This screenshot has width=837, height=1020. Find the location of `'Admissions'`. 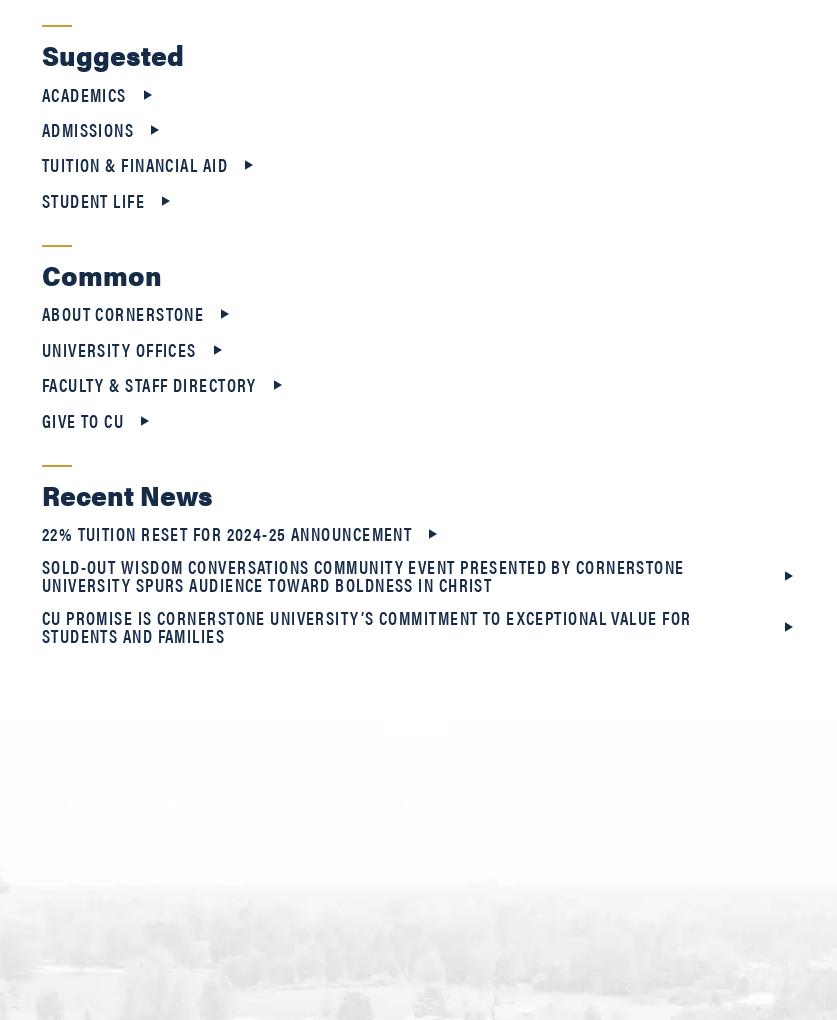

'Admissions' is located at coordinates (41, 129).